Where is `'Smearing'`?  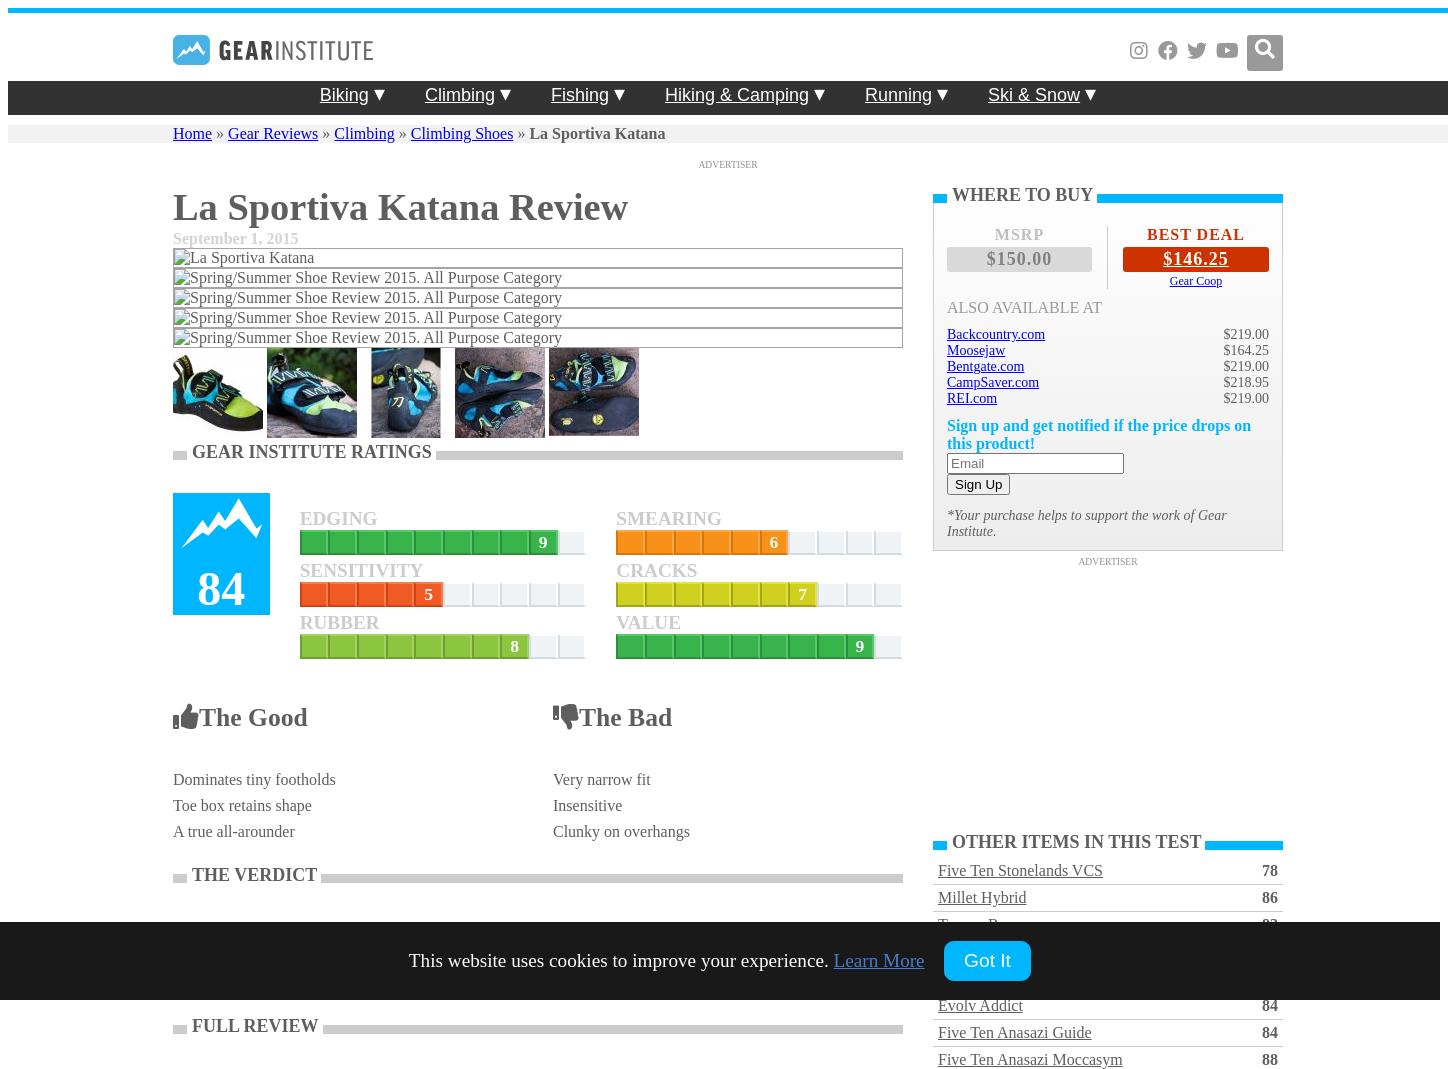
'Smearing' is located at coordinates (615, 517).